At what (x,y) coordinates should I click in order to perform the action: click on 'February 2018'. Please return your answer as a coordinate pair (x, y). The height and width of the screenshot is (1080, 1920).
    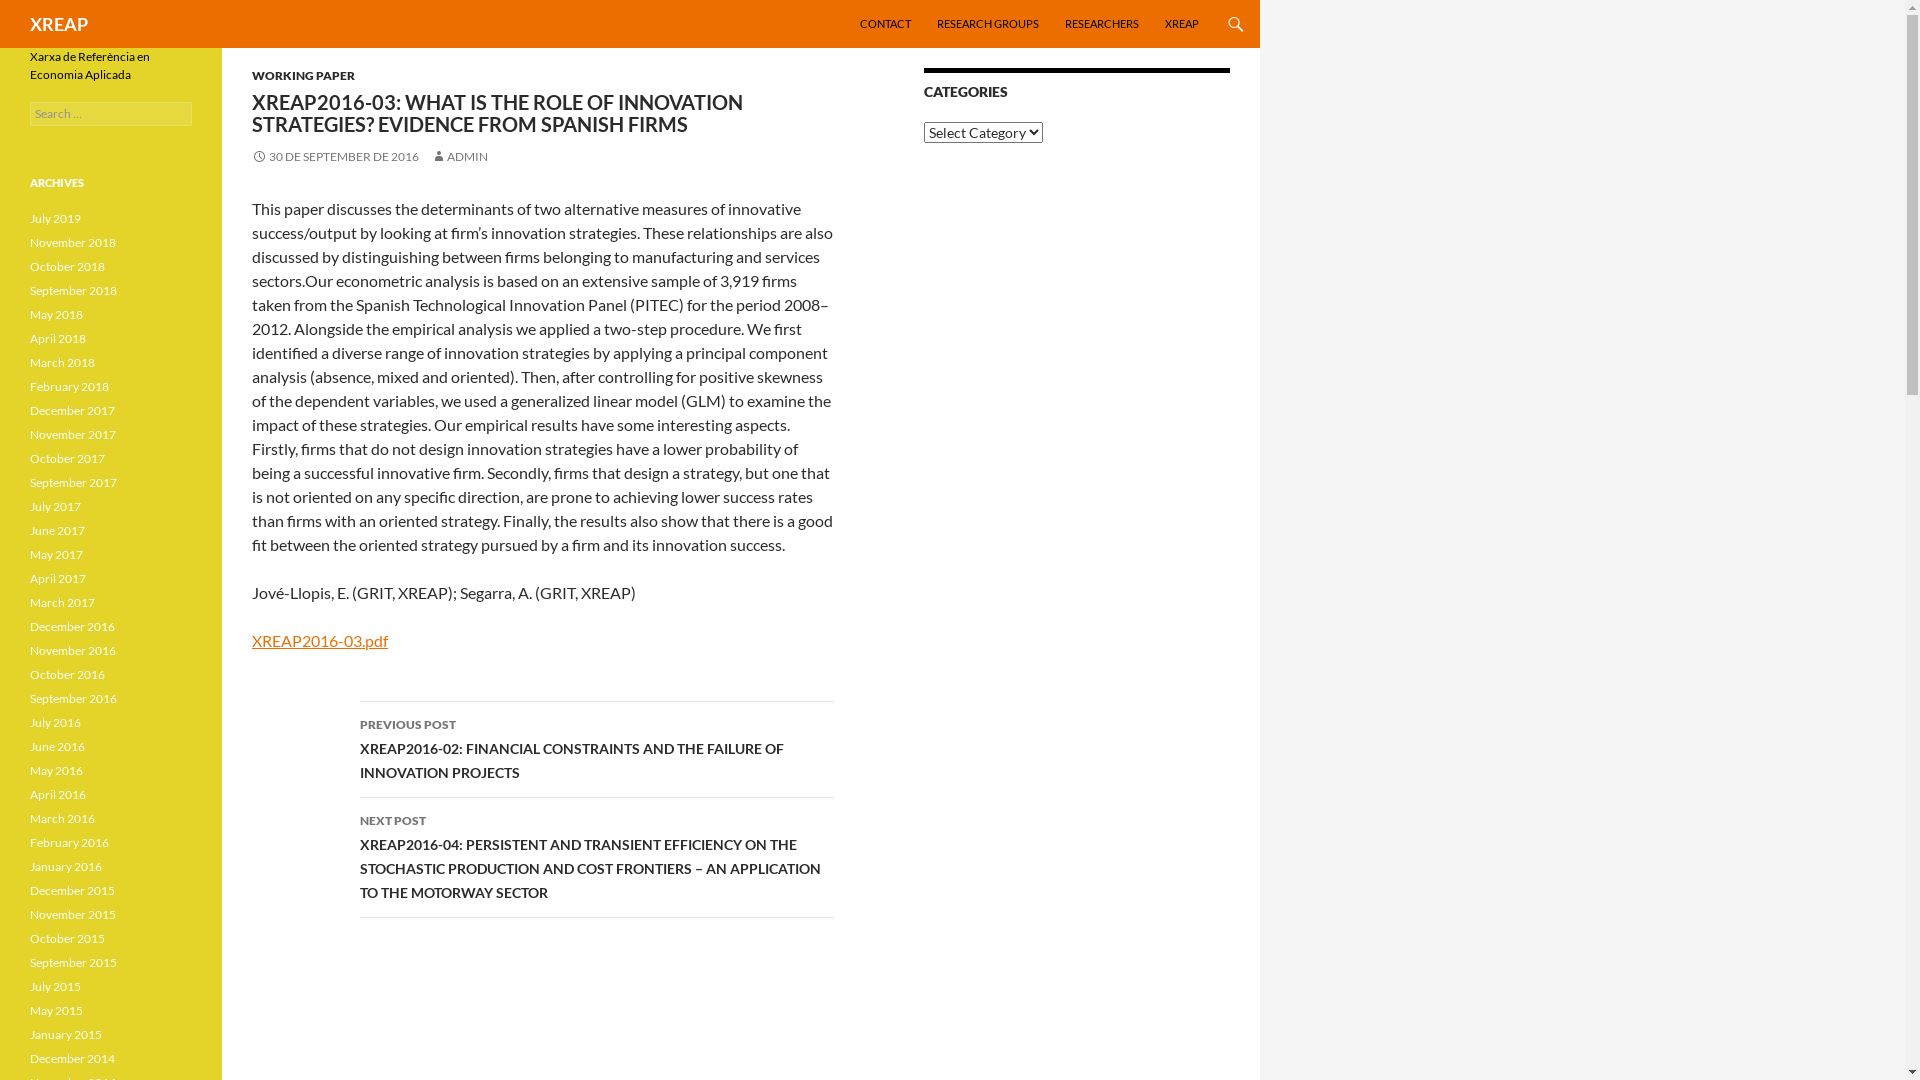
    Looking at the image, I should click on (69, 386).